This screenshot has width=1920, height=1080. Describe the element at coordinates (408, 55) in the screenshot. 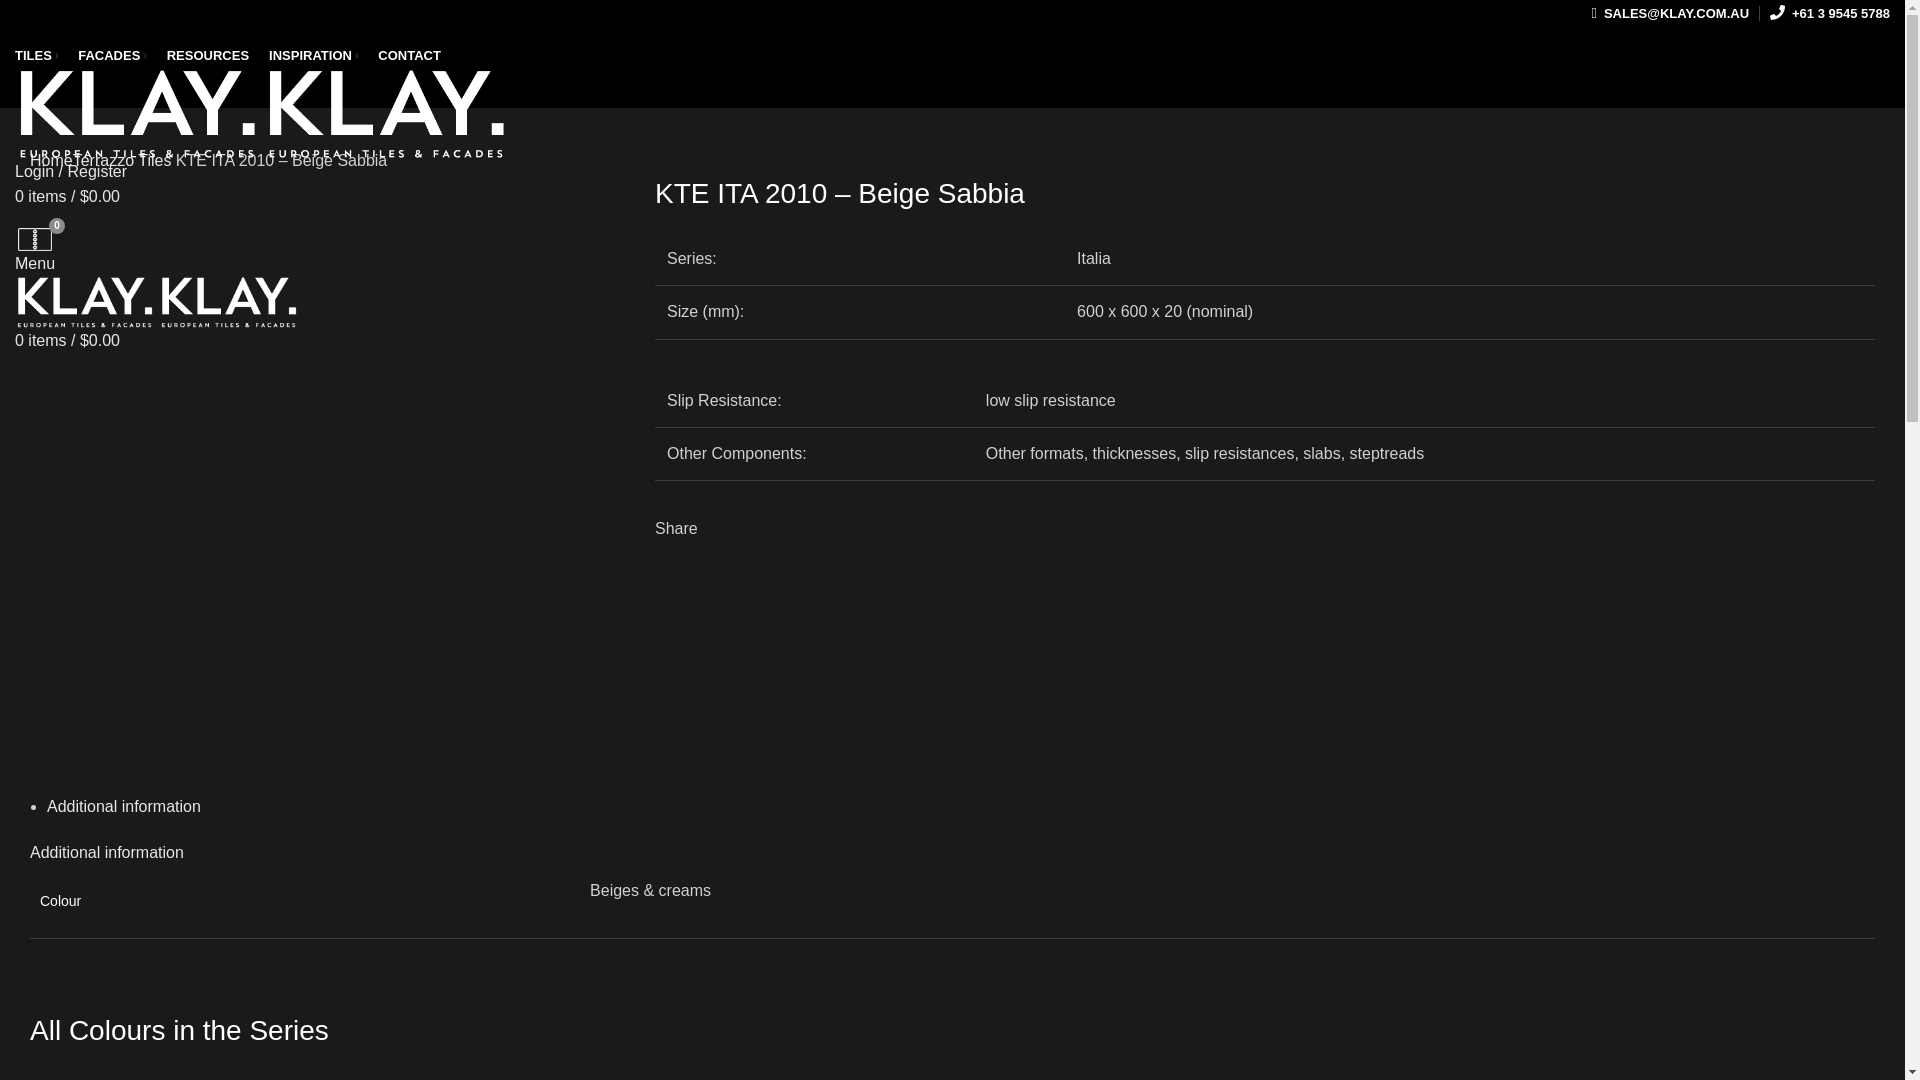

I see `'CONTACT'` at that location.